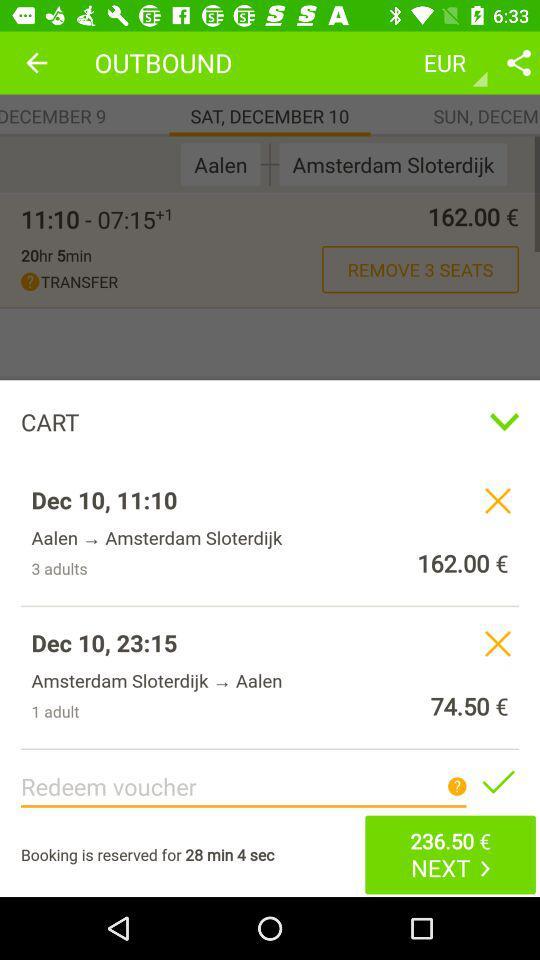  What do you see at coordinates (496, 781) in the screenshot?
I see `redeem voucher` at bounding box center [496, 781].